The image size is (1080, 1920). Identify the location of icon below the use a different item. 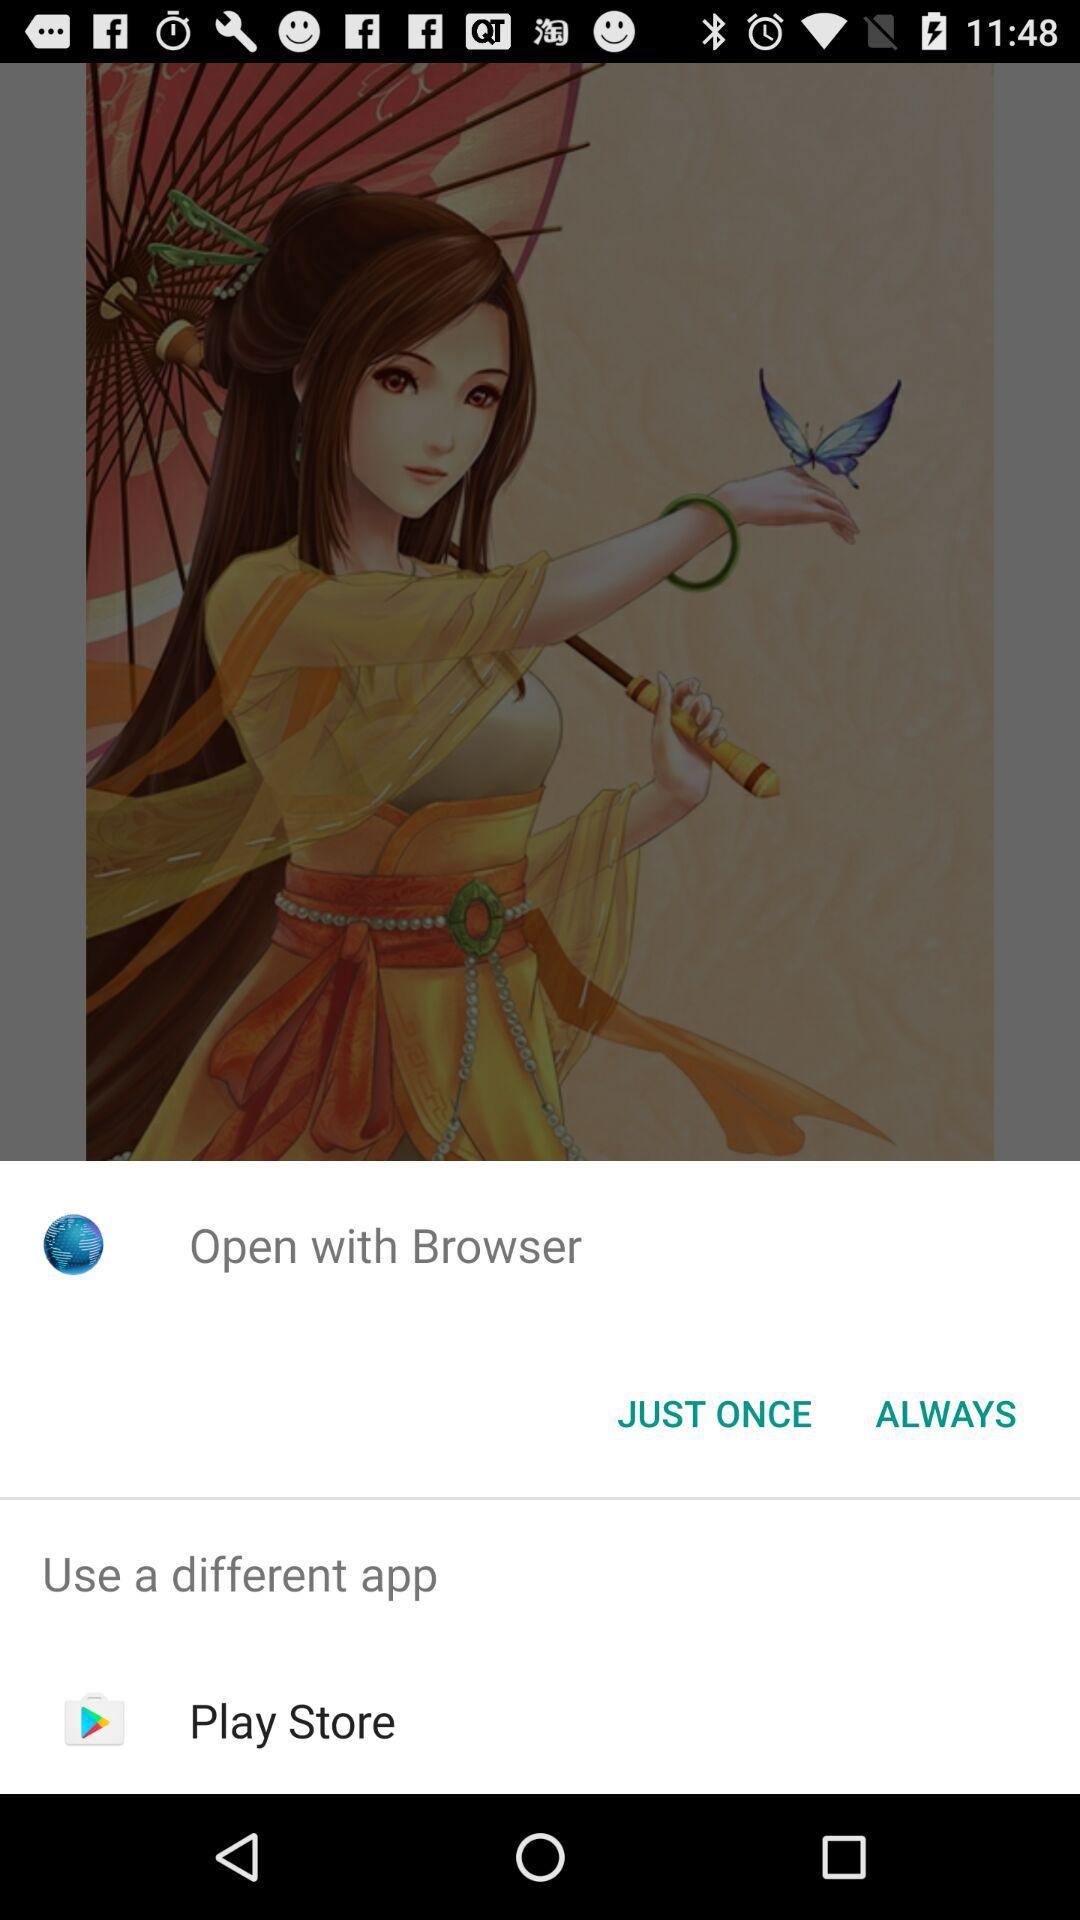
(292, 1719).